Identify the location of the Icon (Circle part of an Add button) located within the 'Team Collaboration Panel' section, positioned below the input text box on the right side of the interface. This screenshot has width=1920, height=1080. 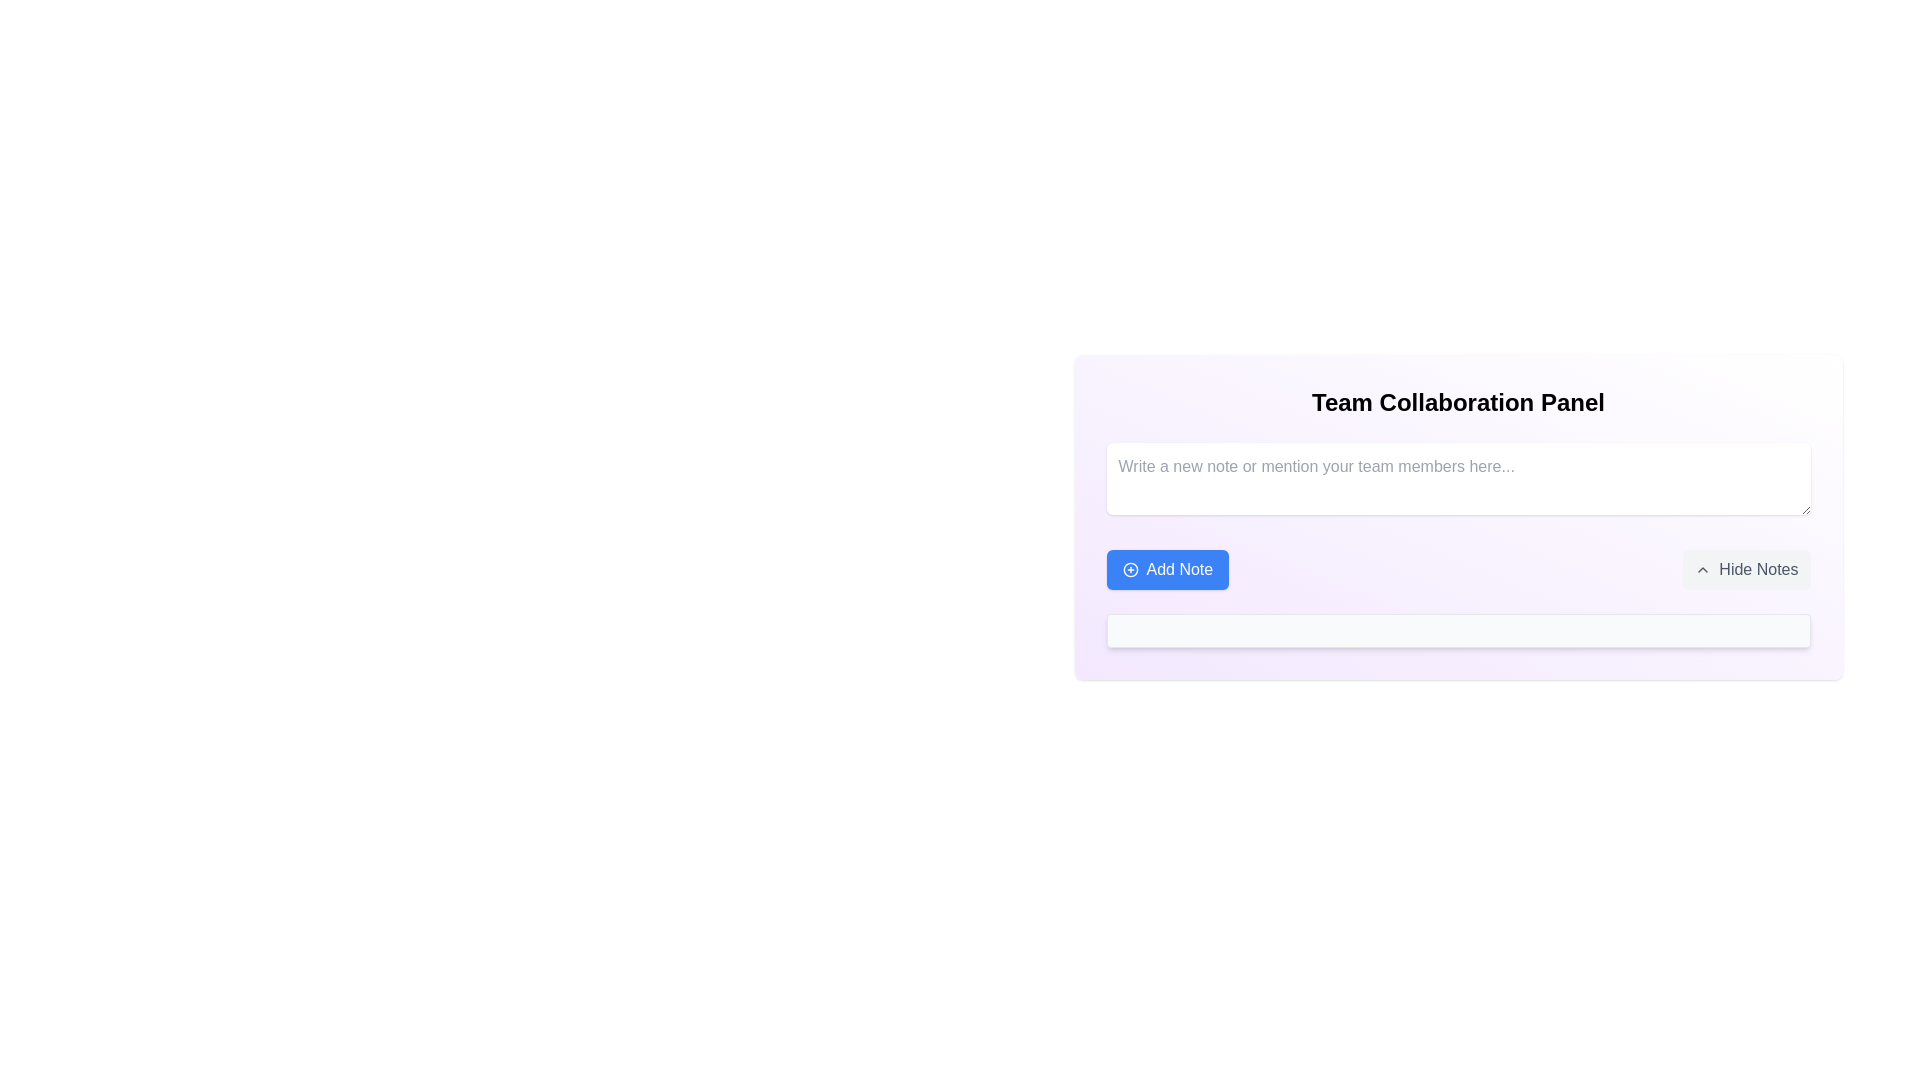
(1130, 570).